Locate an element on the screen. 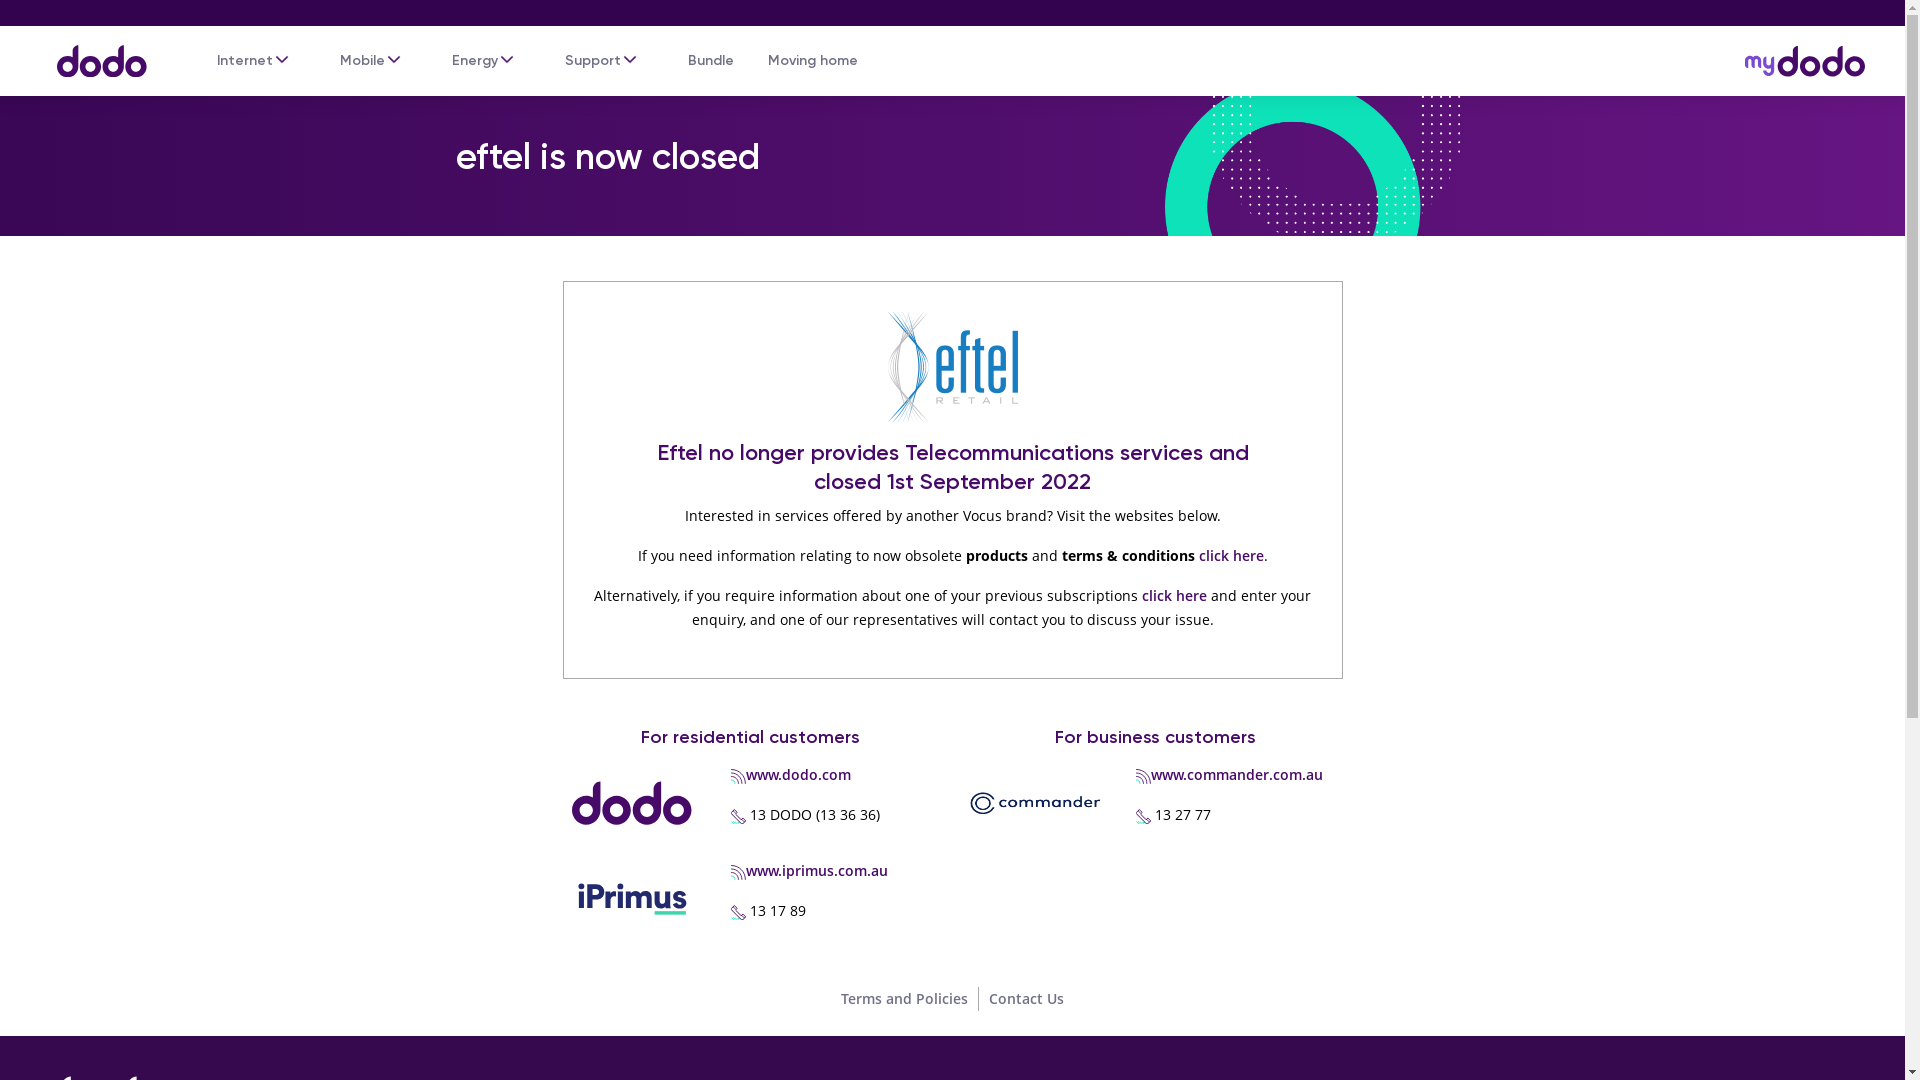 The height and width of the screenshot is (1080, 1920). 'Moving home' is located at coordinates (812, 60).